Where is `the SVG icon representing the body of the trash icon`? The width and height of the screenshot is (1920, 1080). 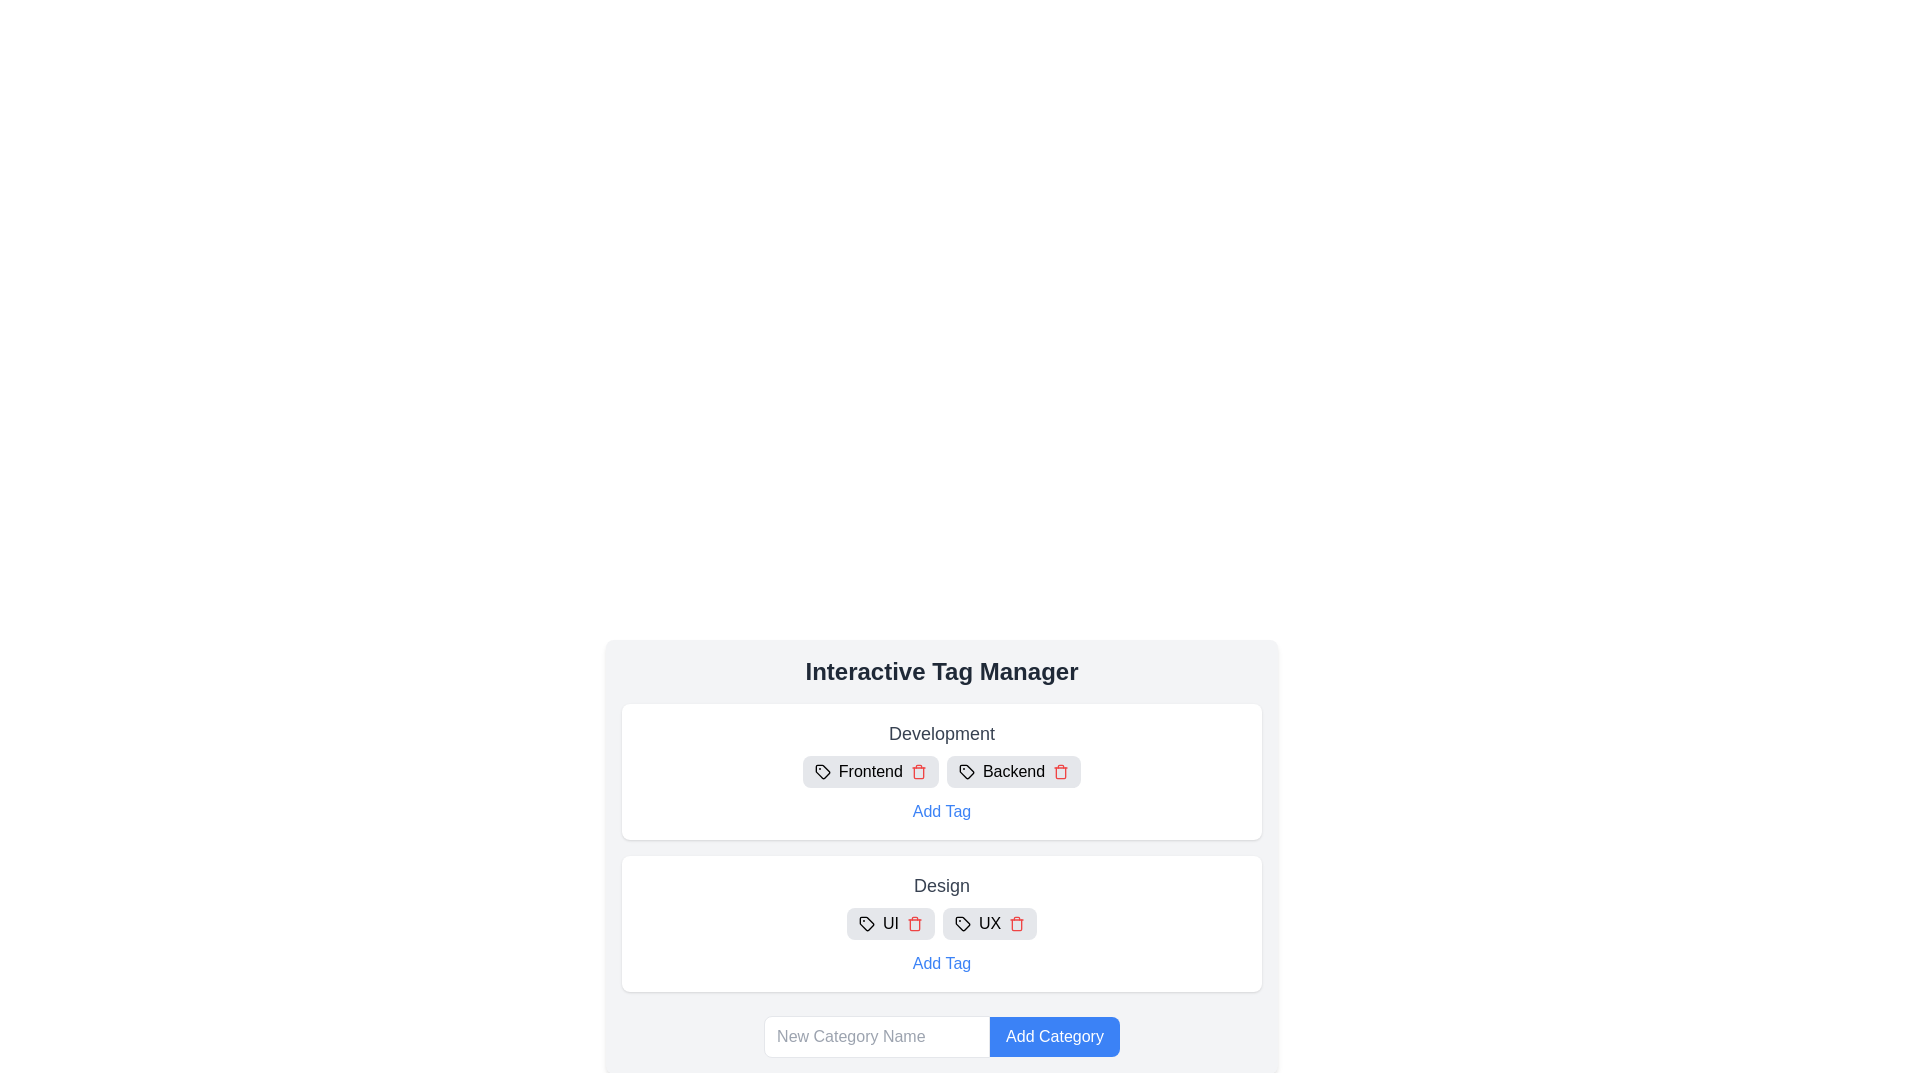 the SVG icon representing the body of the trash icon is located at coordinates (913, 925).